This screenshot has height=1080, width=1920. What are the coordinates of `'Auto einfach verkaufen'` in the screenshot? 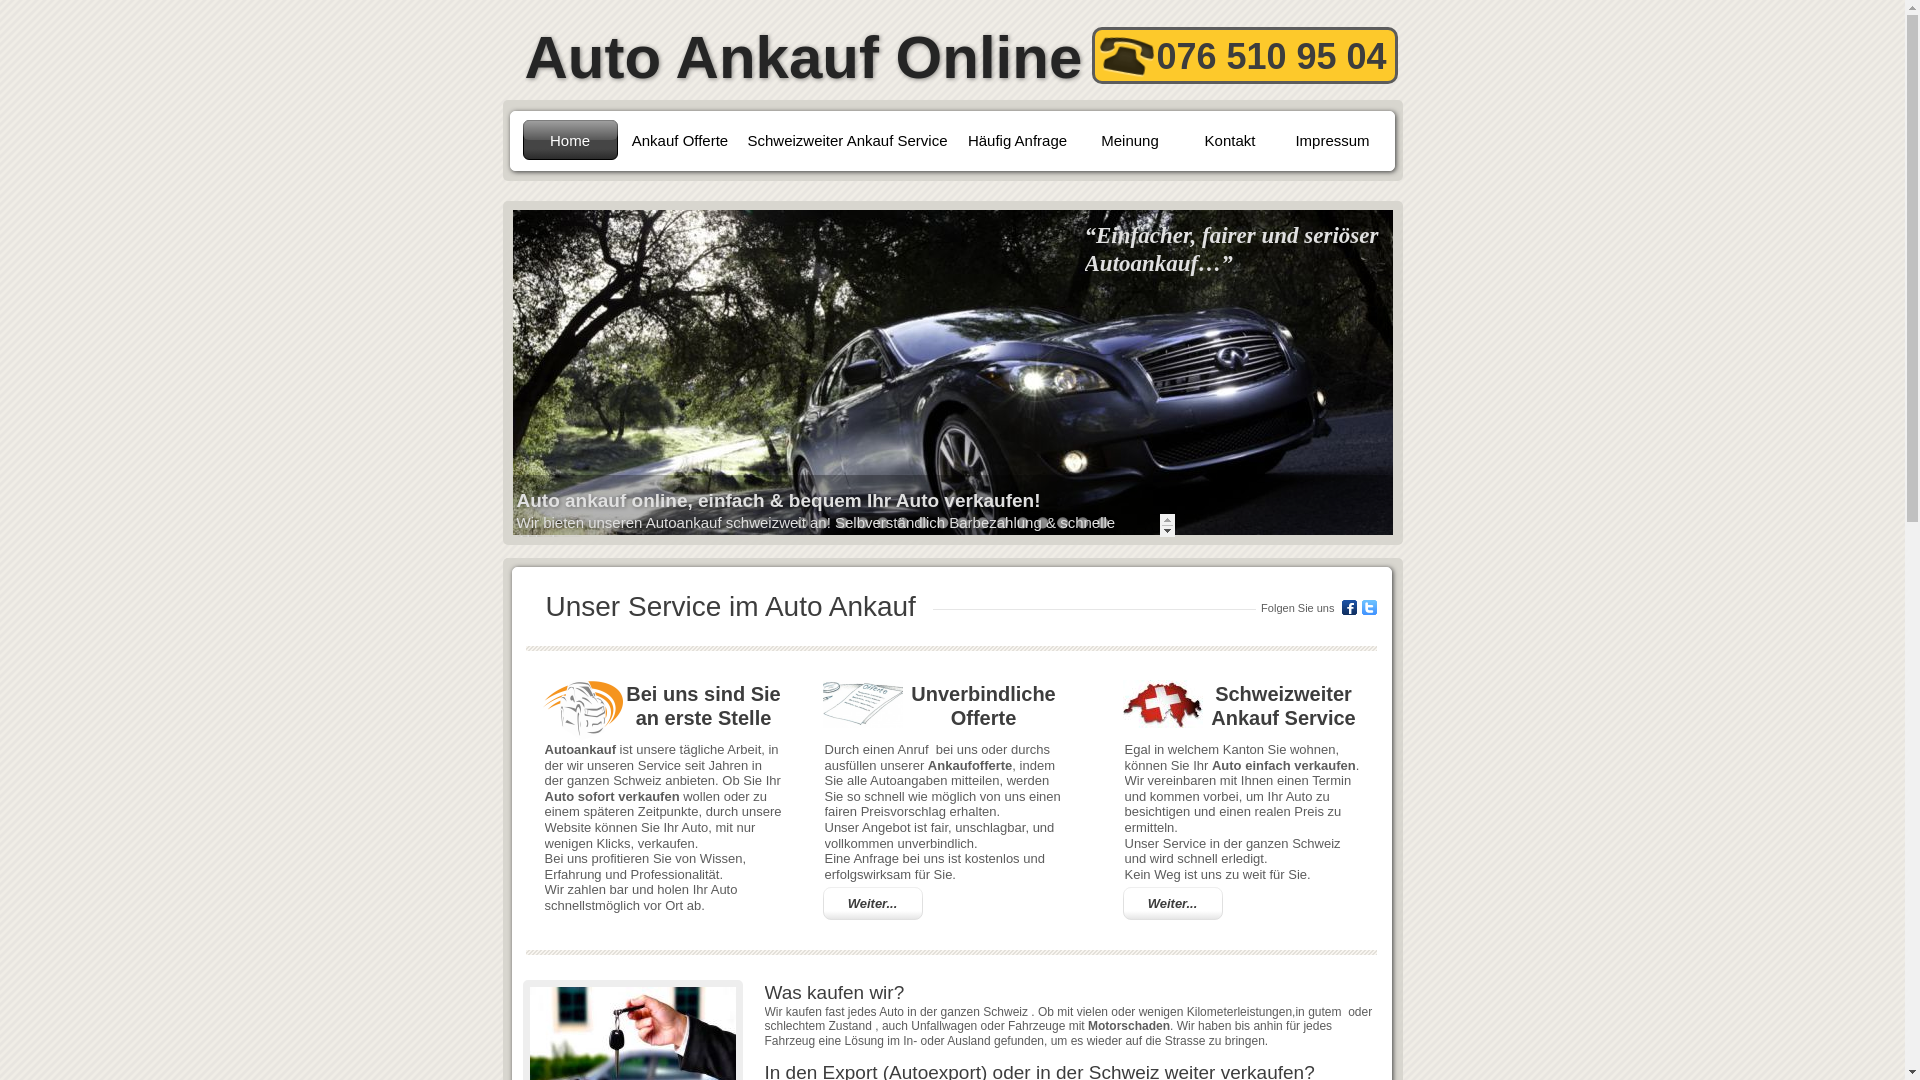 It's located at (1283, 764).